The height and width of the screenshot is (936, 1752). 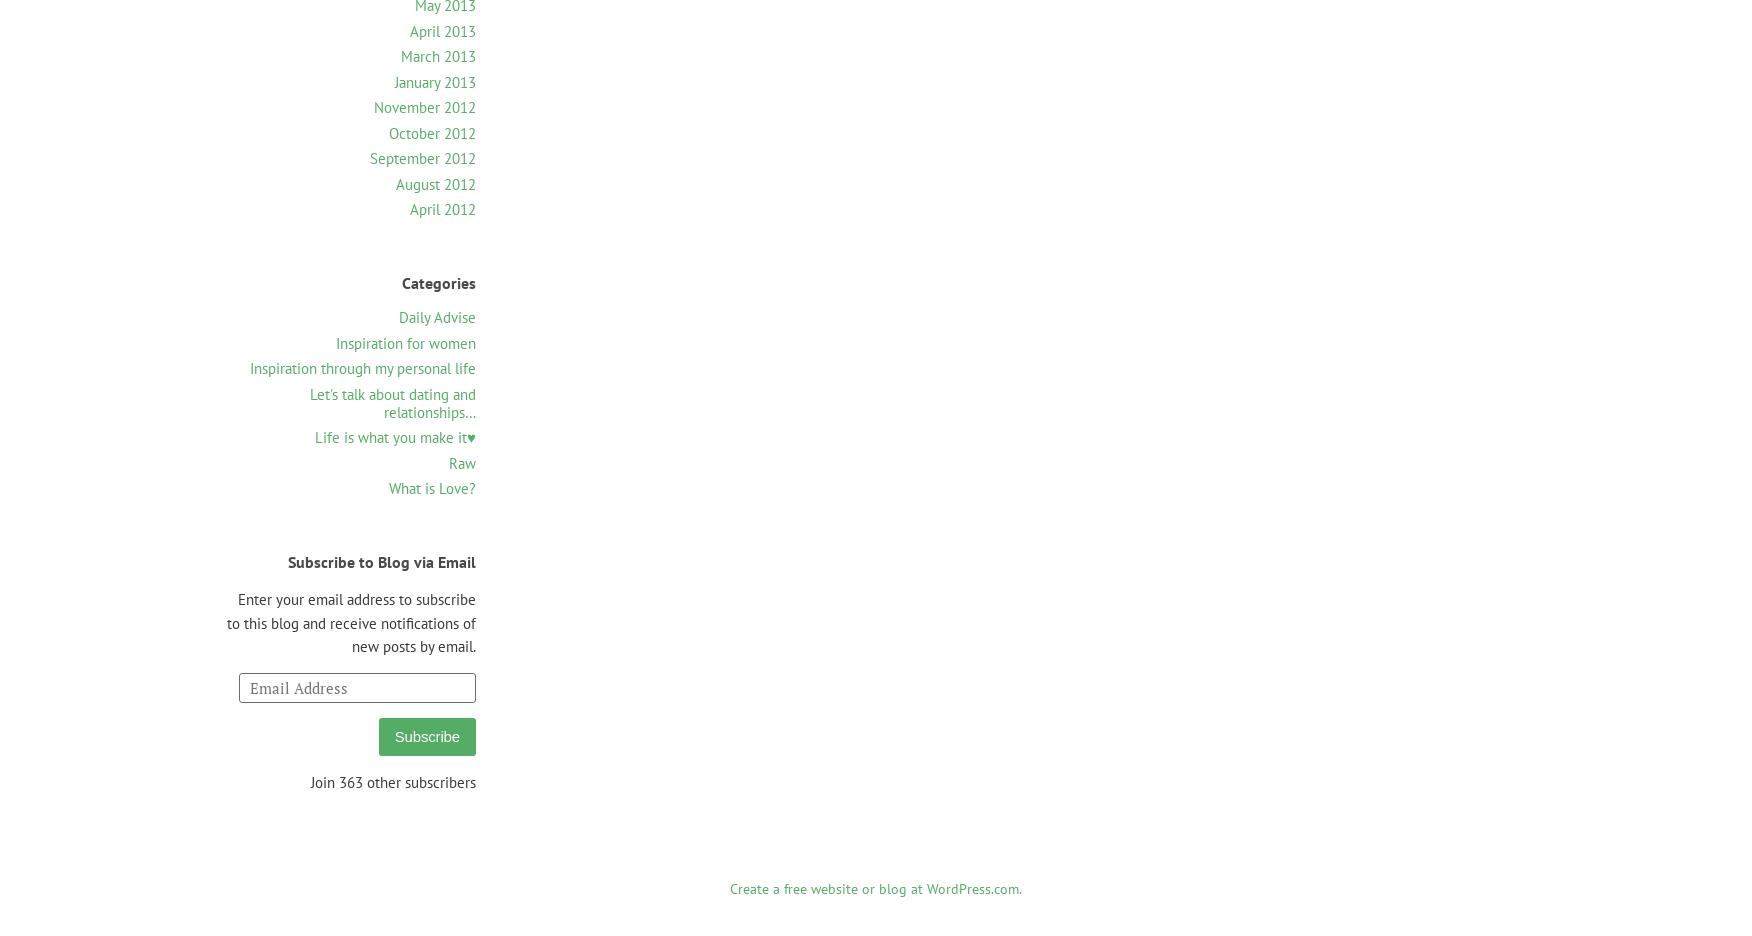 I want to click on 'August 2012', so click(x=435, y=182).